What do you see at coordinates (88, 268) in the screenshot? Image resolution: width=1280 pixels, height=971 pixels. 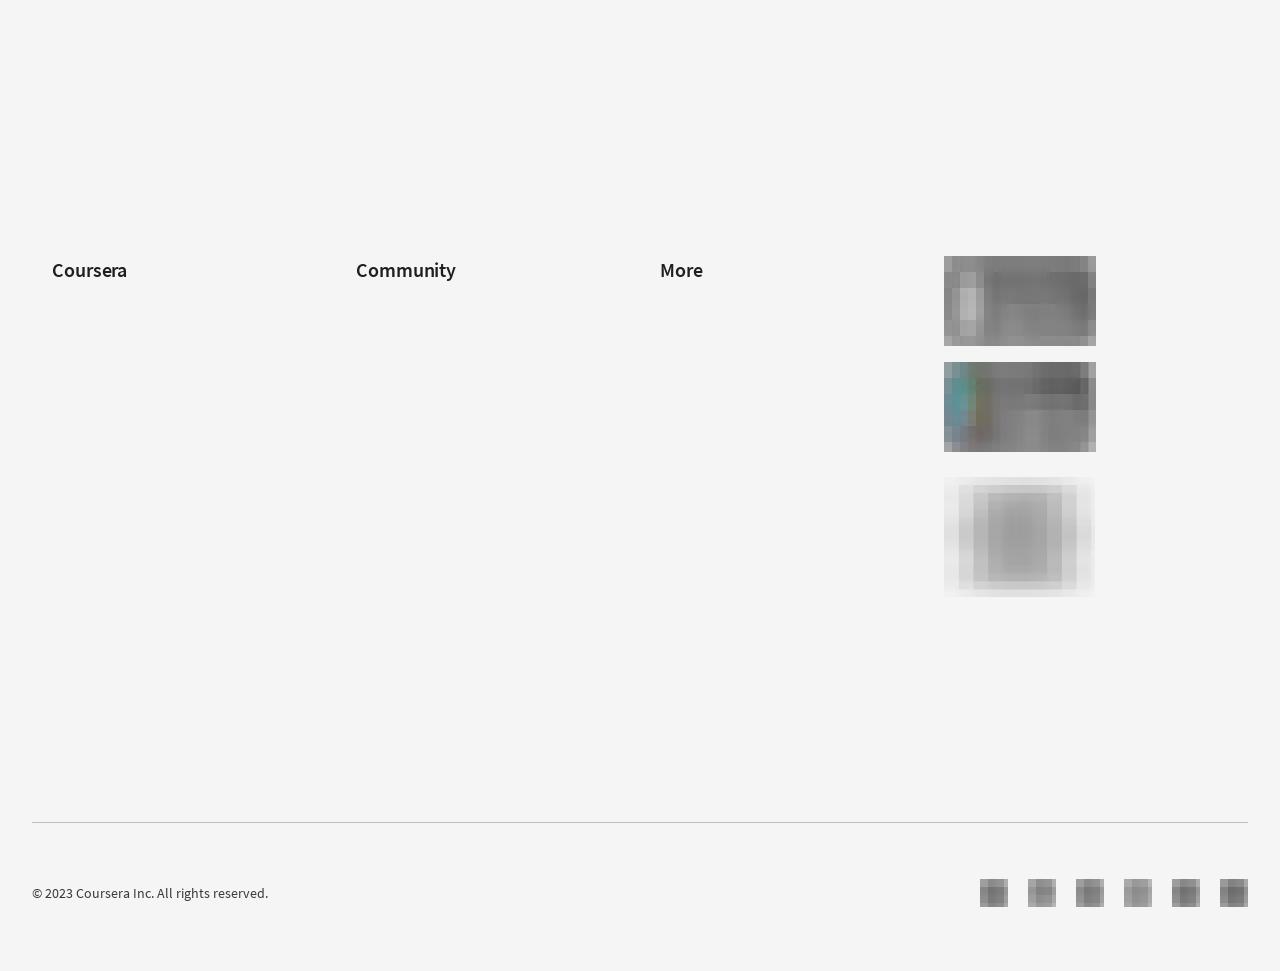 I see `'Coursera'` at bounding box center [88, 268].